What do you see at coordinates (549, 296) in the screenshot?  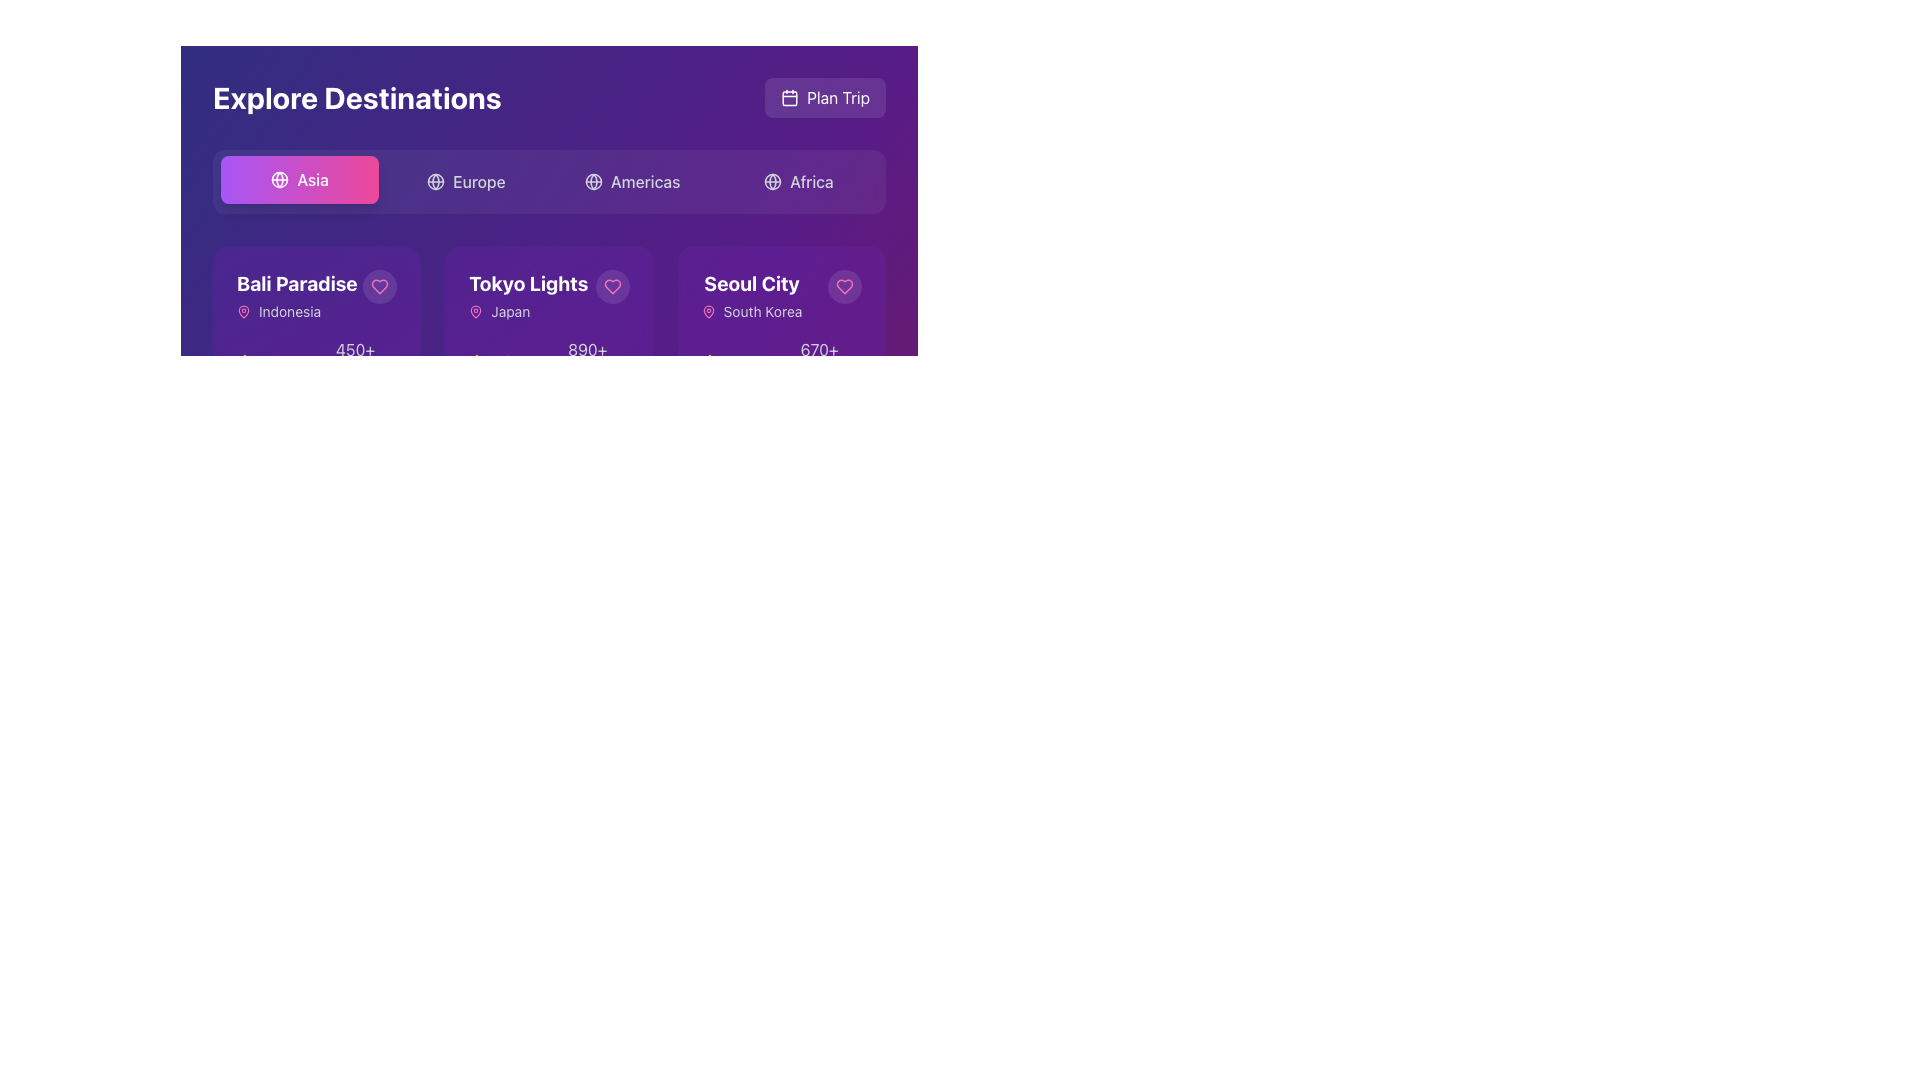 I see `information displayed in the text label that shows the travel destination 'Tokyo Lights' and its associated region 'Japan', located in the central card of the second row within the grid layout of travel destinations` at bounding box center [549, 296].